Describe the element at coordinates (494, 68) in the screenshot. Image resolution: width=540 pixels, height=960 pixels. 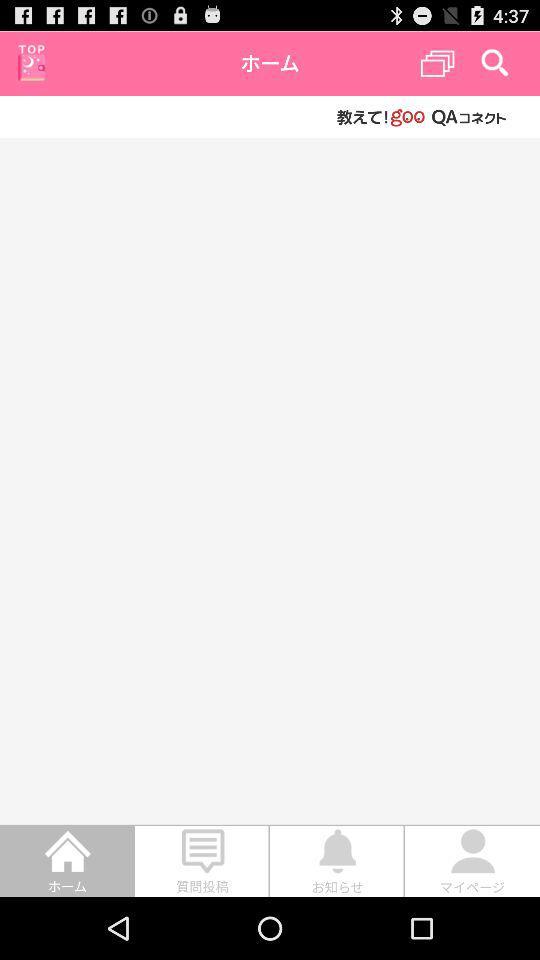
I see `the search icon` at that location.